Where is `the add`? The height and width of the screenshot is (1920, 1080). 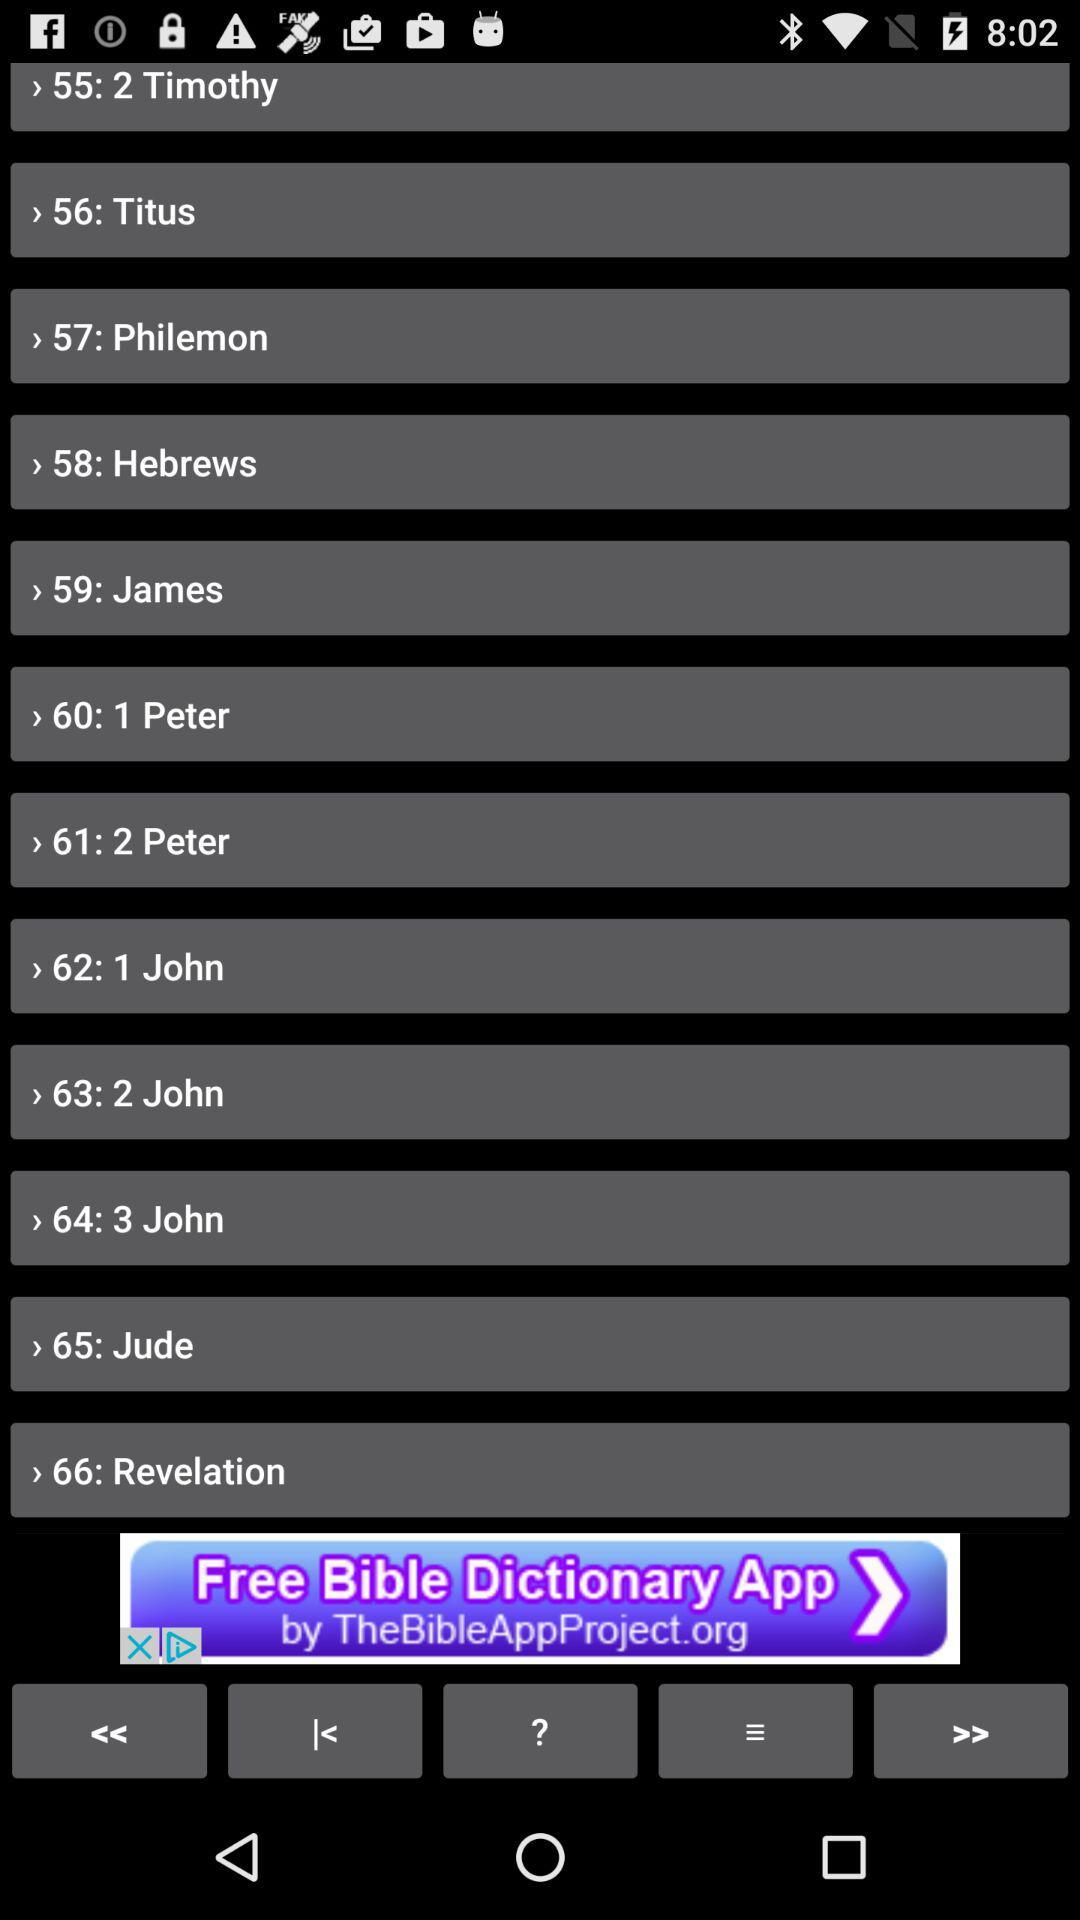
the add is located at coordinates (540, 1597).